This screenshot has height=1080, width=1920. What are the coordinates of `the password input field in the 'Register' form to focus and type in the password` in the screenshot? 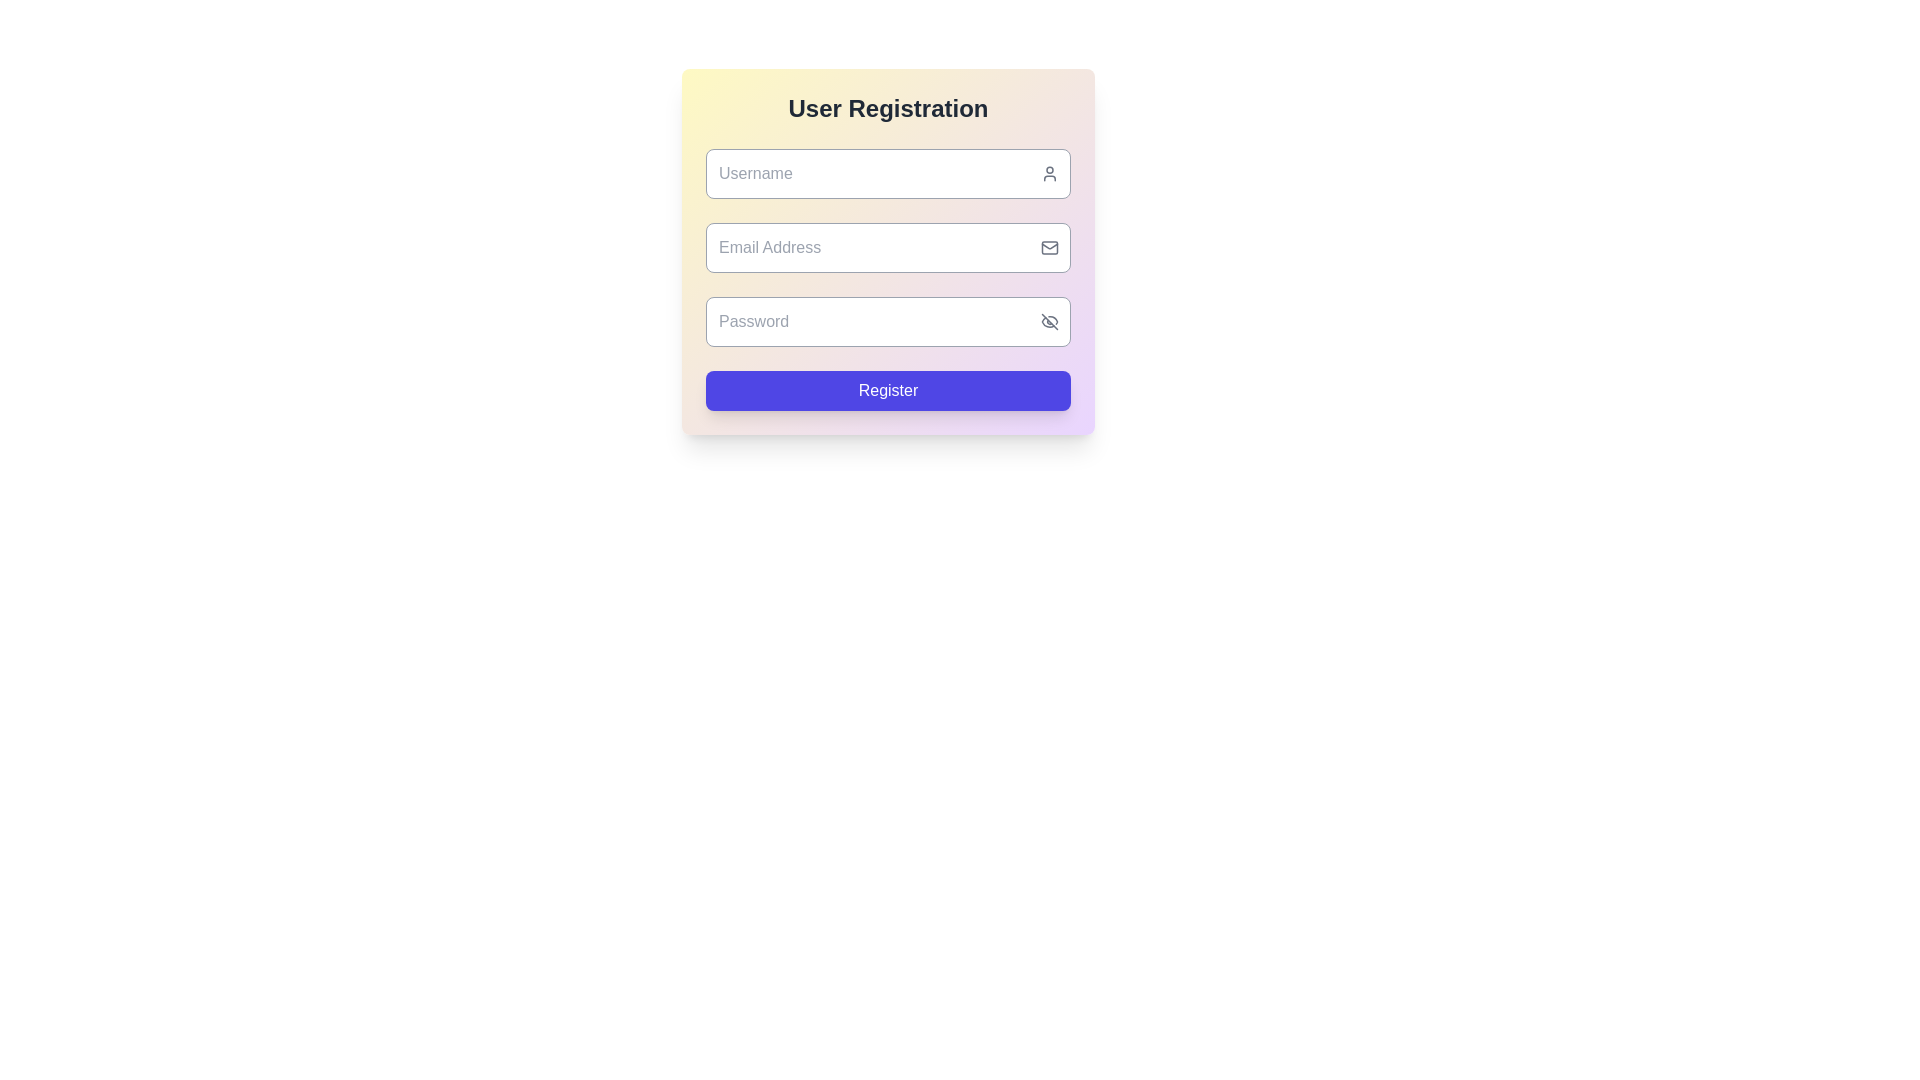 It's located at (887, 320).